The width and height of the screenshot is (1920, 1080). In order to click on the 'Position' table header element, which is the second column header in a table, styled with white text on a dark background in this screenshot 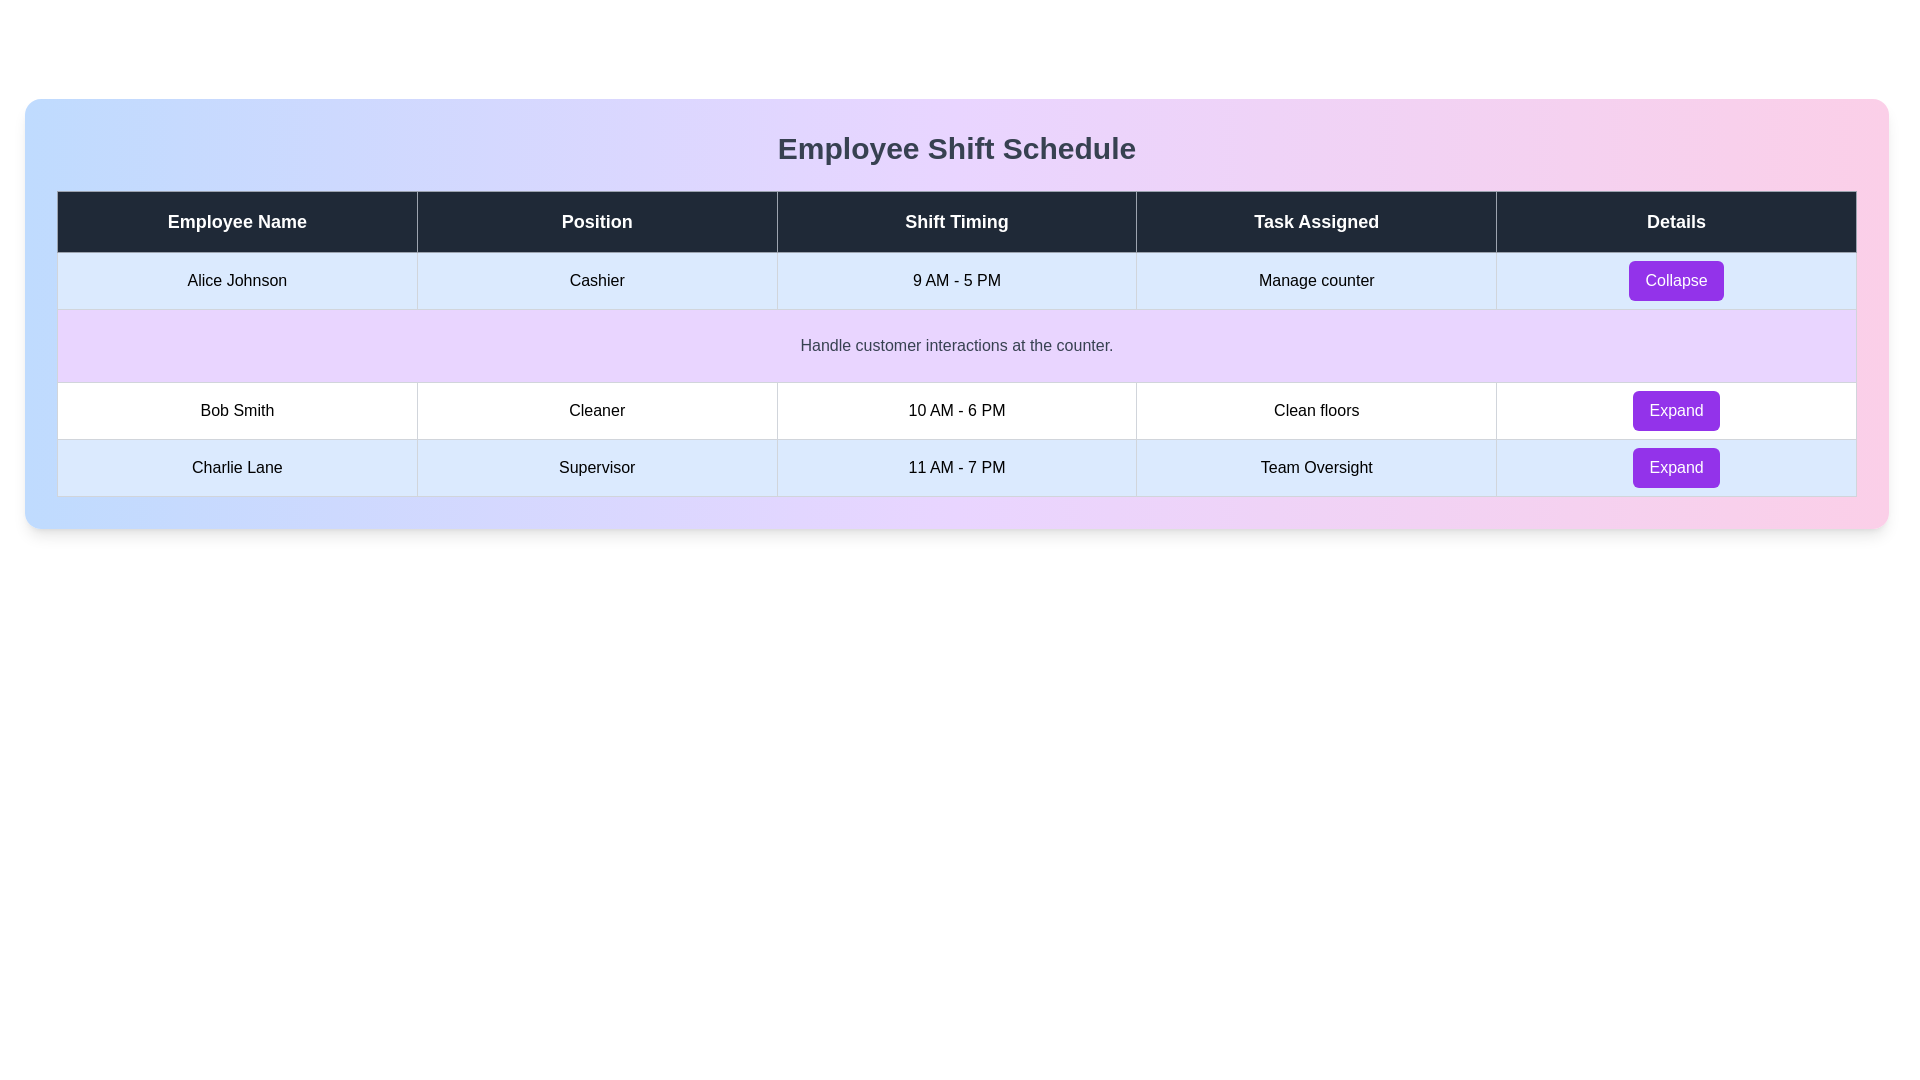, I will do `click(596, 222)`.